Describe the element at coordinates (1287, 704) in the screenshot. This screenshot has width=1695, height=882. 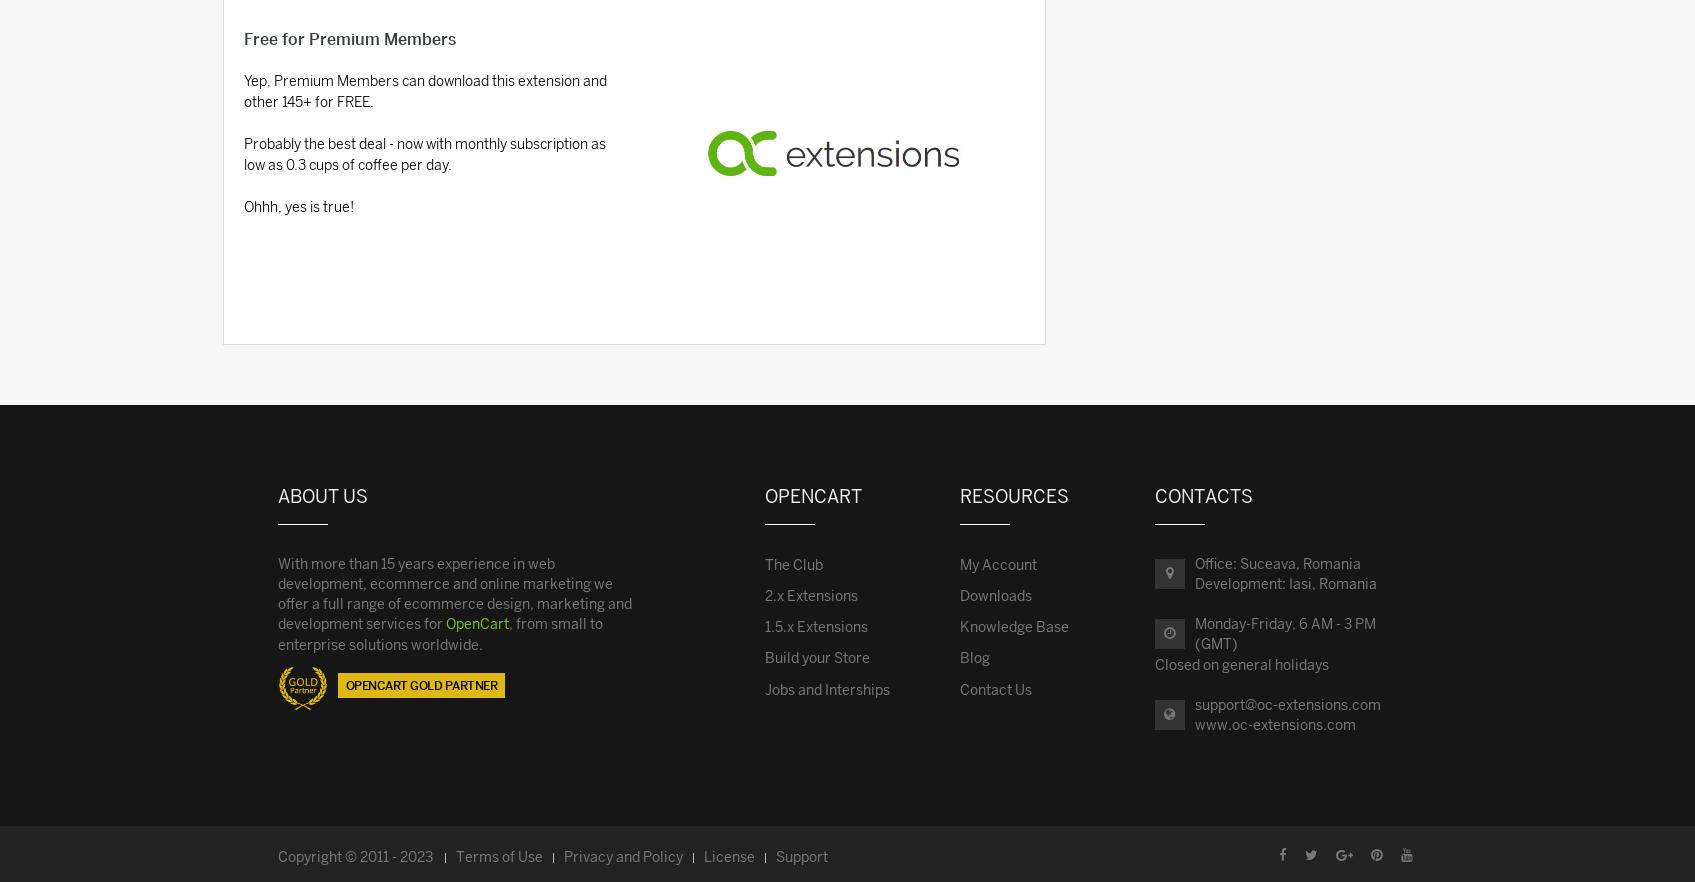
I see `'support@oc-extensions.com'` at that location.